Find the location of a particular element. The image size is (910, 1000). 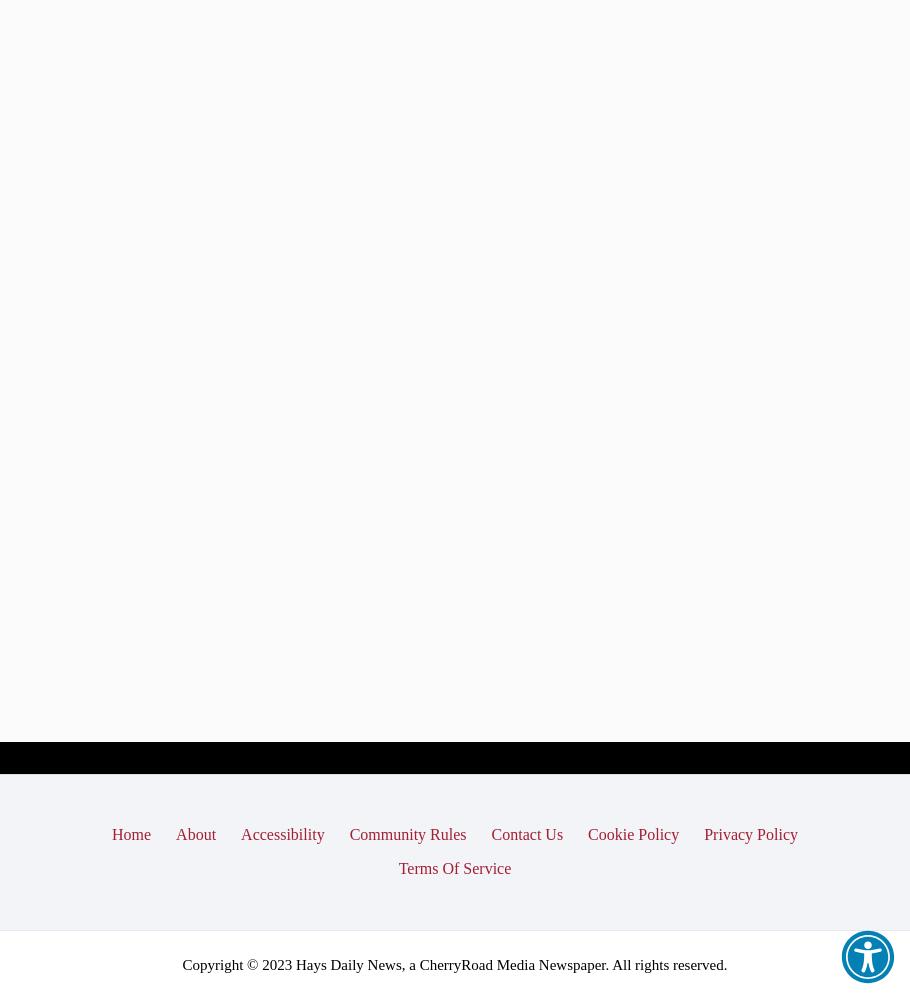

'About' is located at coordinates (175, 833).